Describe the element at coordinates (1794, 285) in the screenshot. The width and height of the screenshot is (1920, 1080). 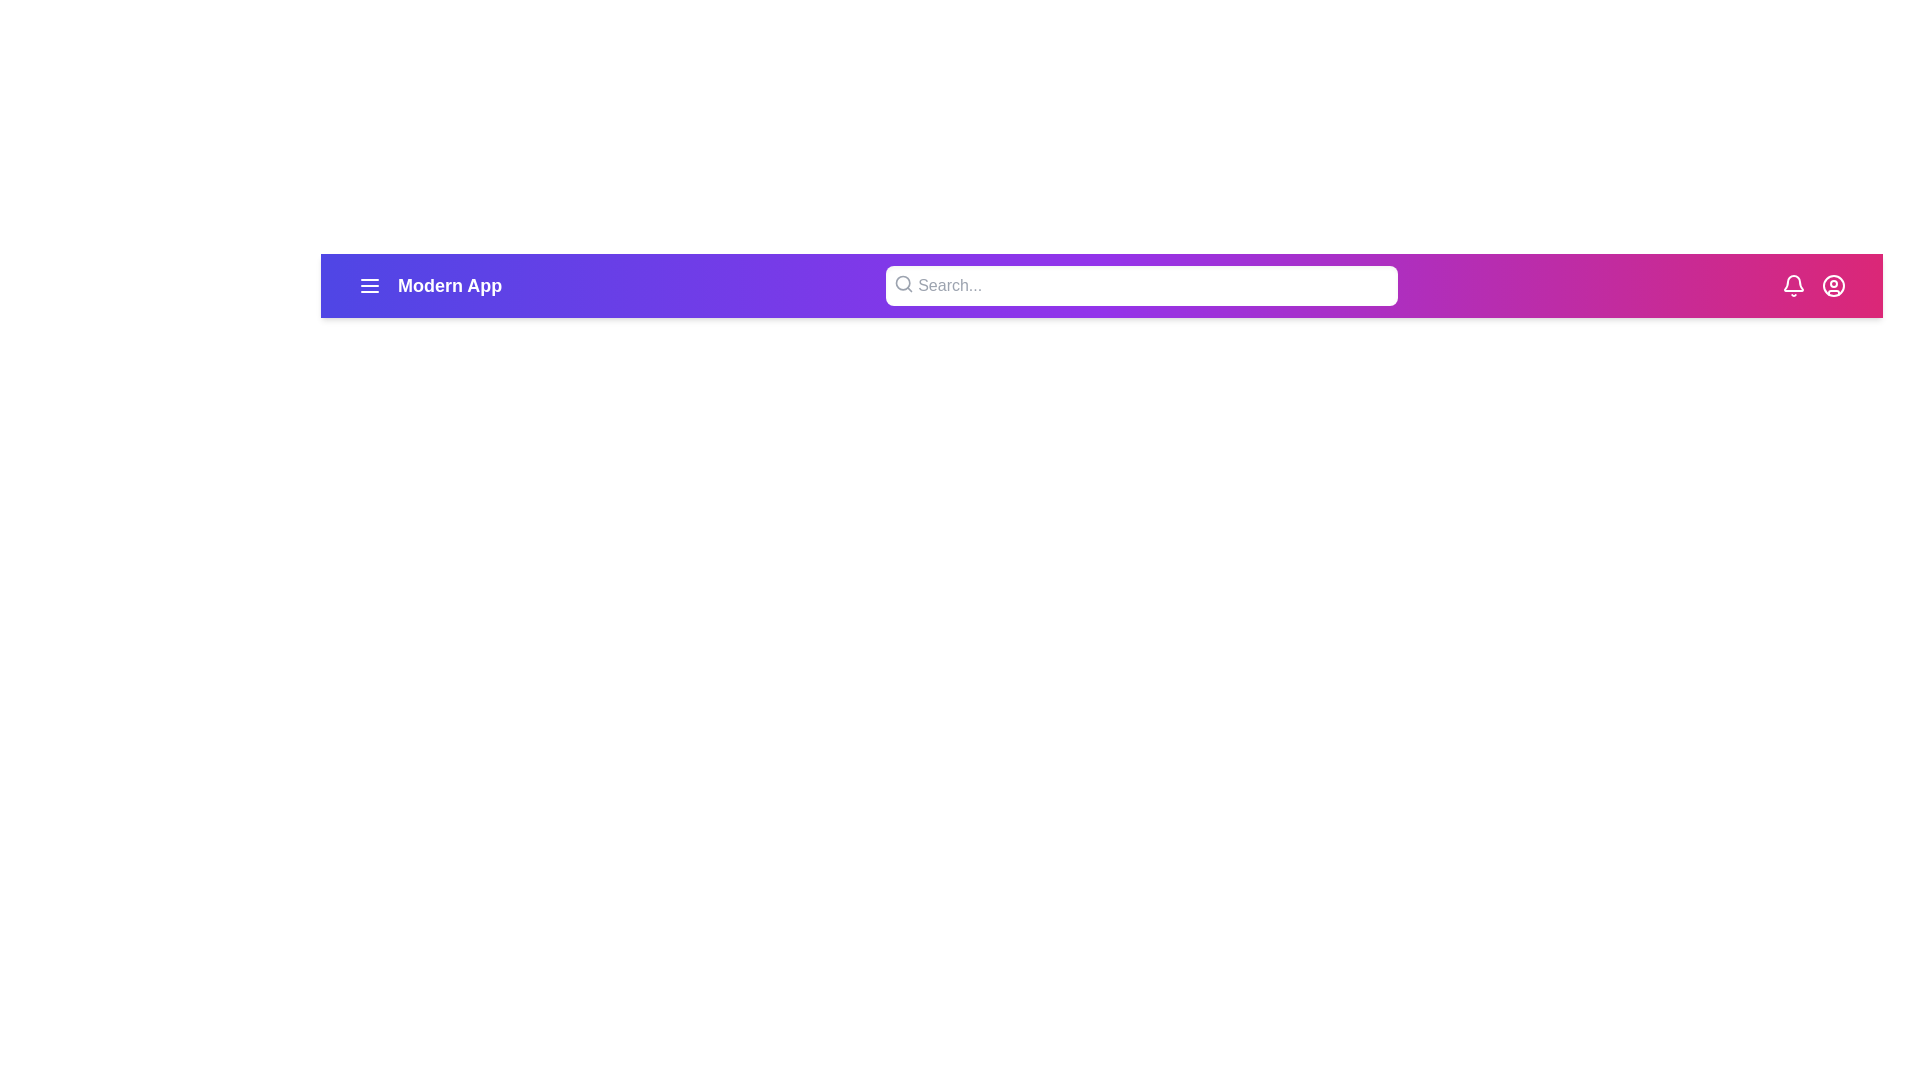
I see `the bell icon to receive notifications` at that location.